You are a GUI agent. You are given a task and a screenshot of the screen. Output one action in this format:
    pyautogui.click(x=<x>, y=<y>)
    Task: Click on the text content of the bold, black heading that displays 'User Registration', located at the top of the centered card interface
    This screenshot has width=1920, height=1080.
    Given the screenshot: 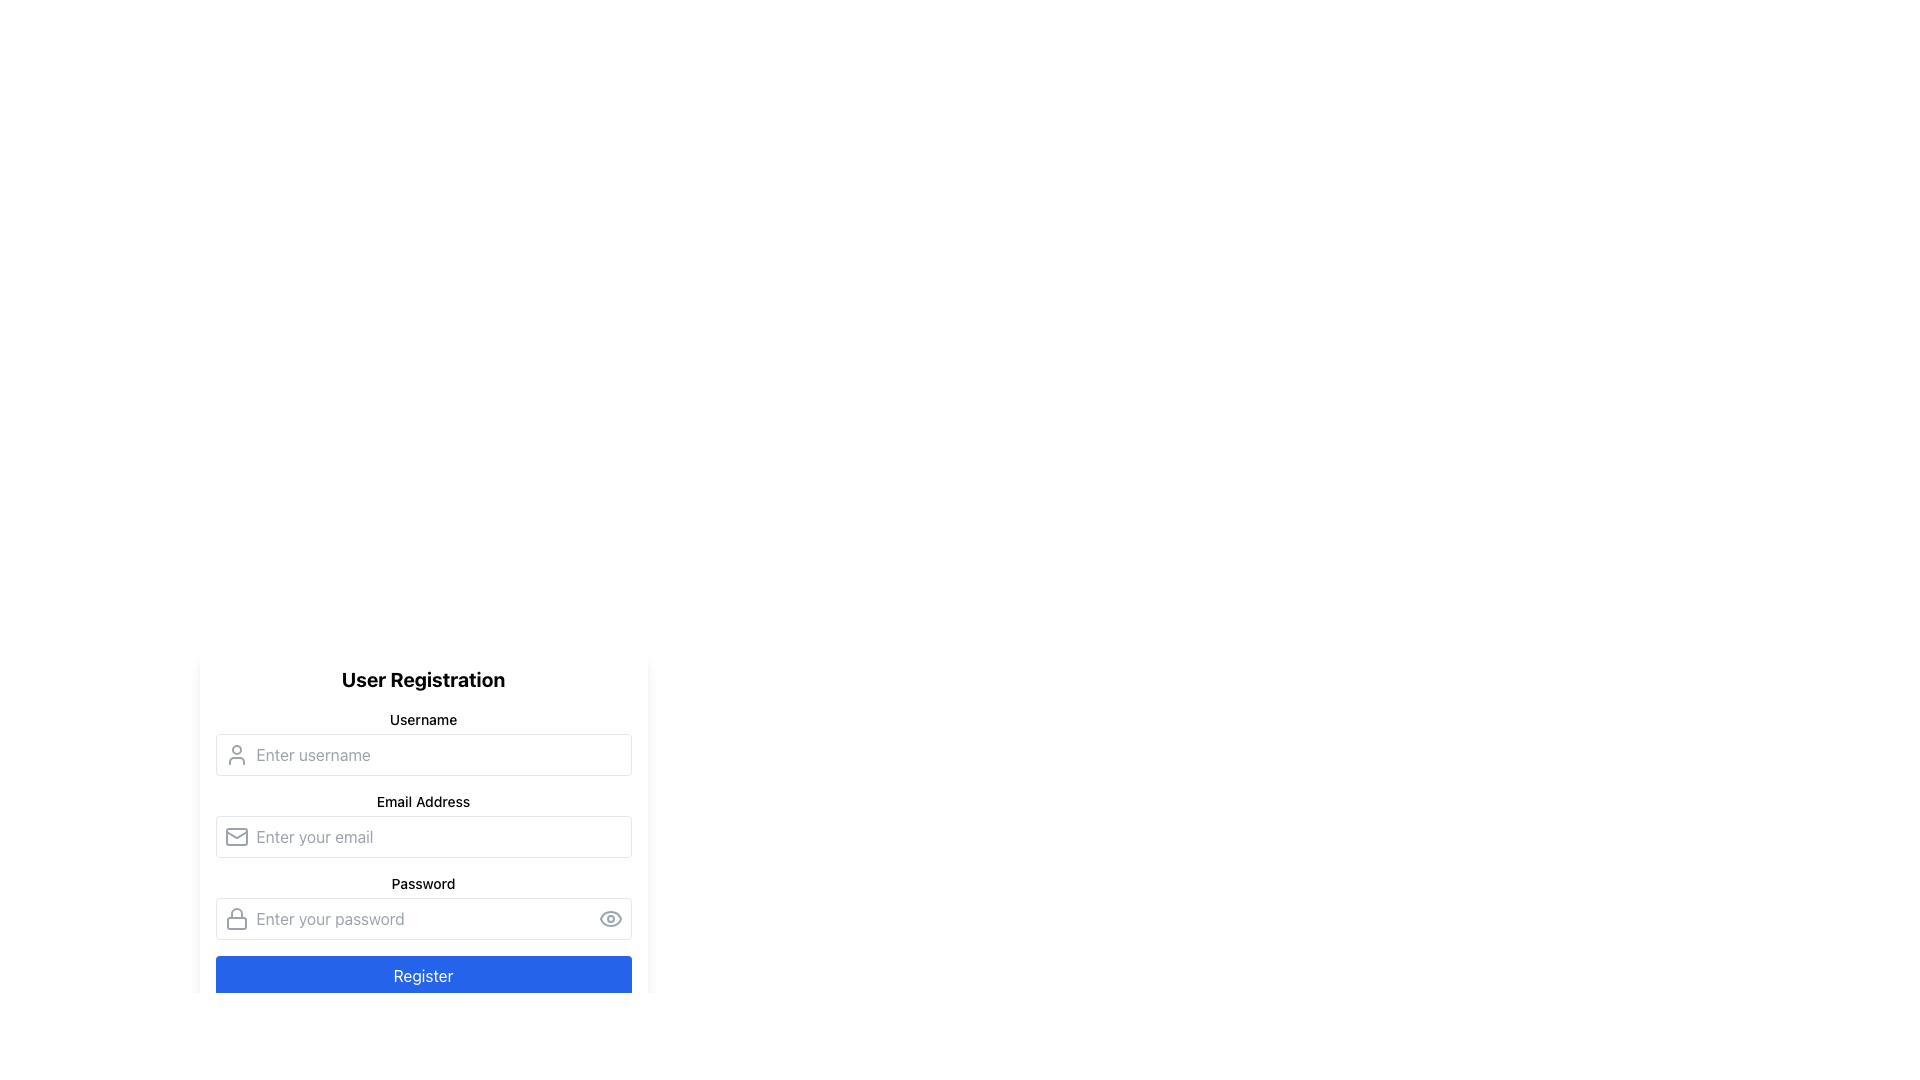 What is the action you would take?
    pyautogui.click(x=422, y=678)
    